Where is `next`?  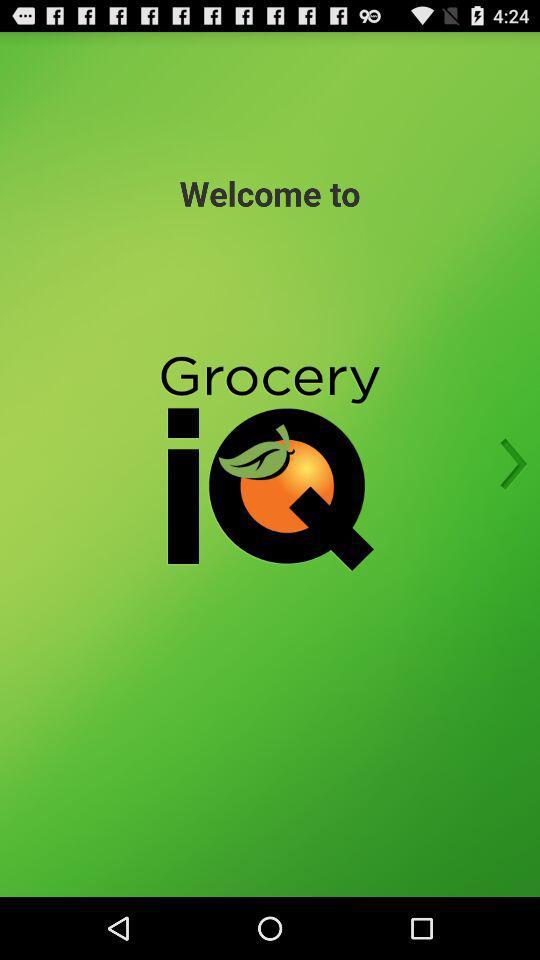 next is located at coordinates (507, 464).